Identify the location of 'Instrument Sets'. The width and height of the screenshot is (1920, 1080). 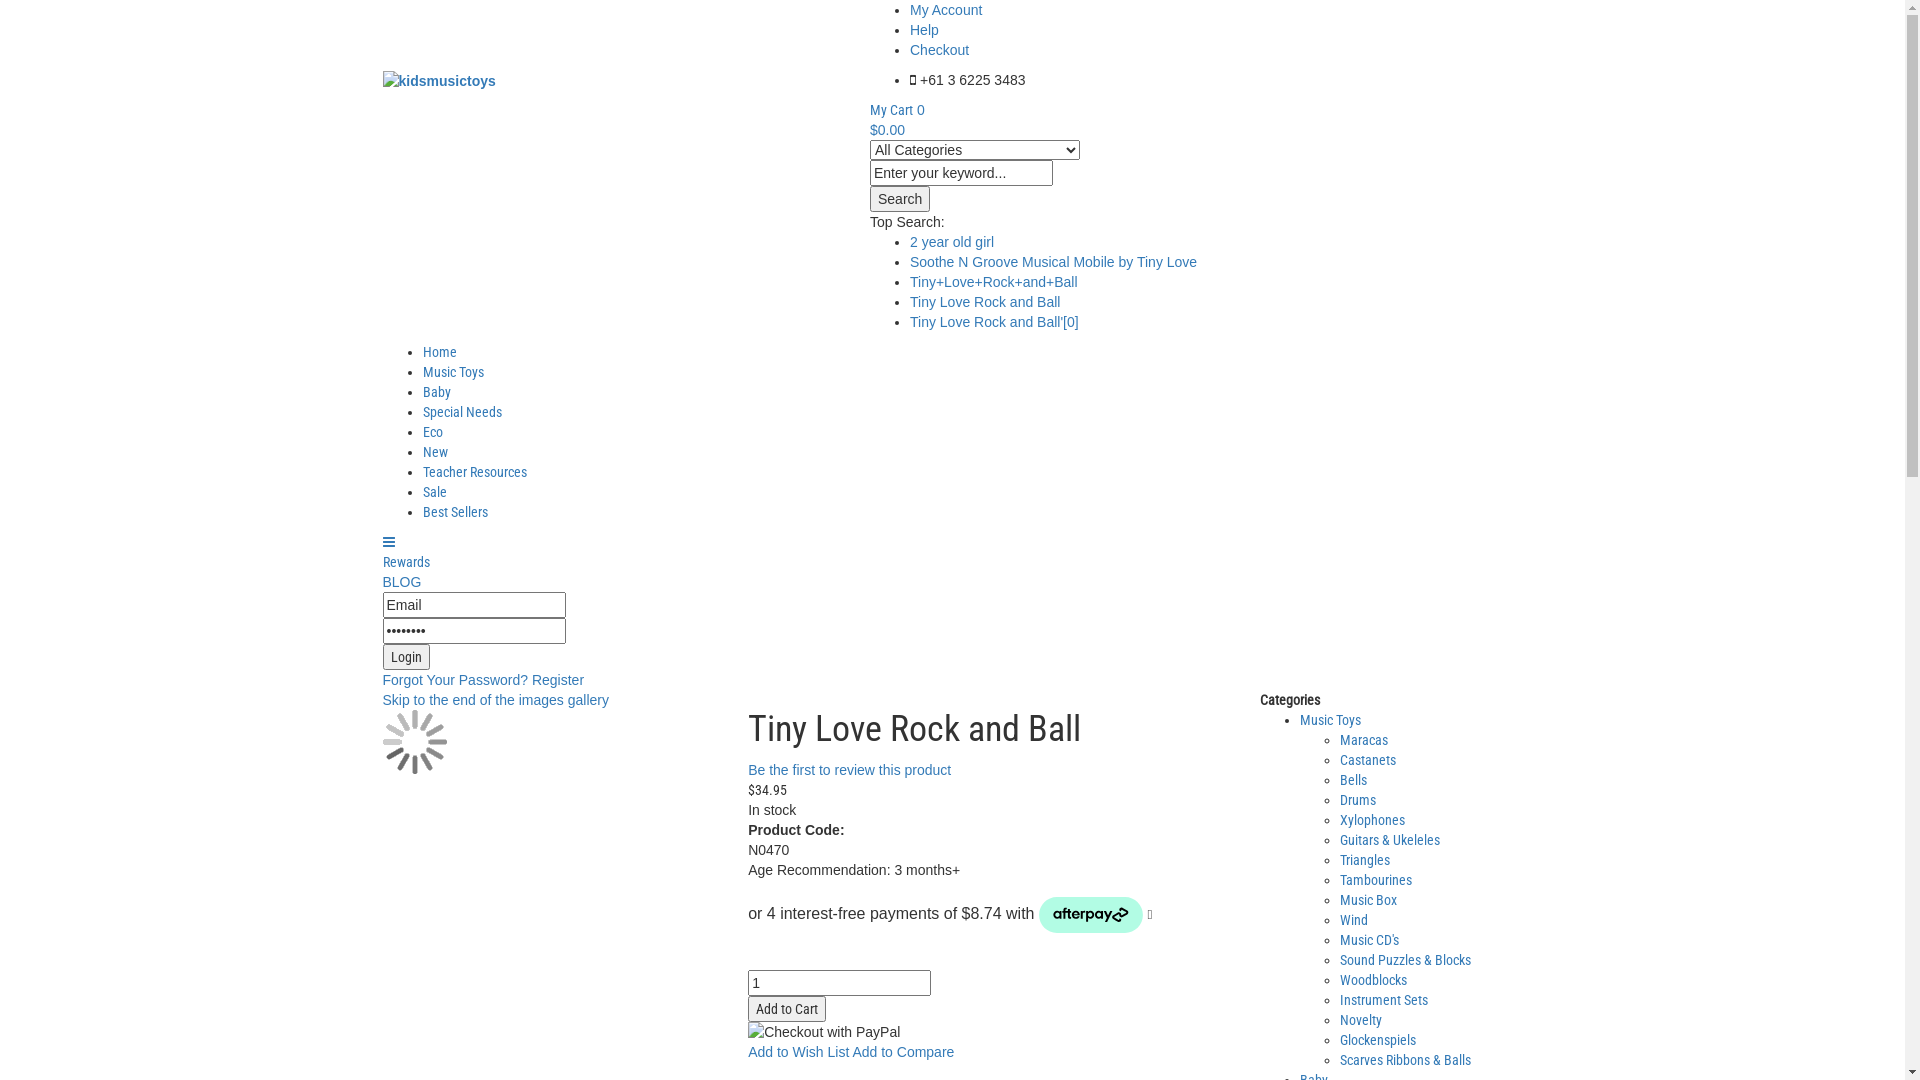
(1382, 999).